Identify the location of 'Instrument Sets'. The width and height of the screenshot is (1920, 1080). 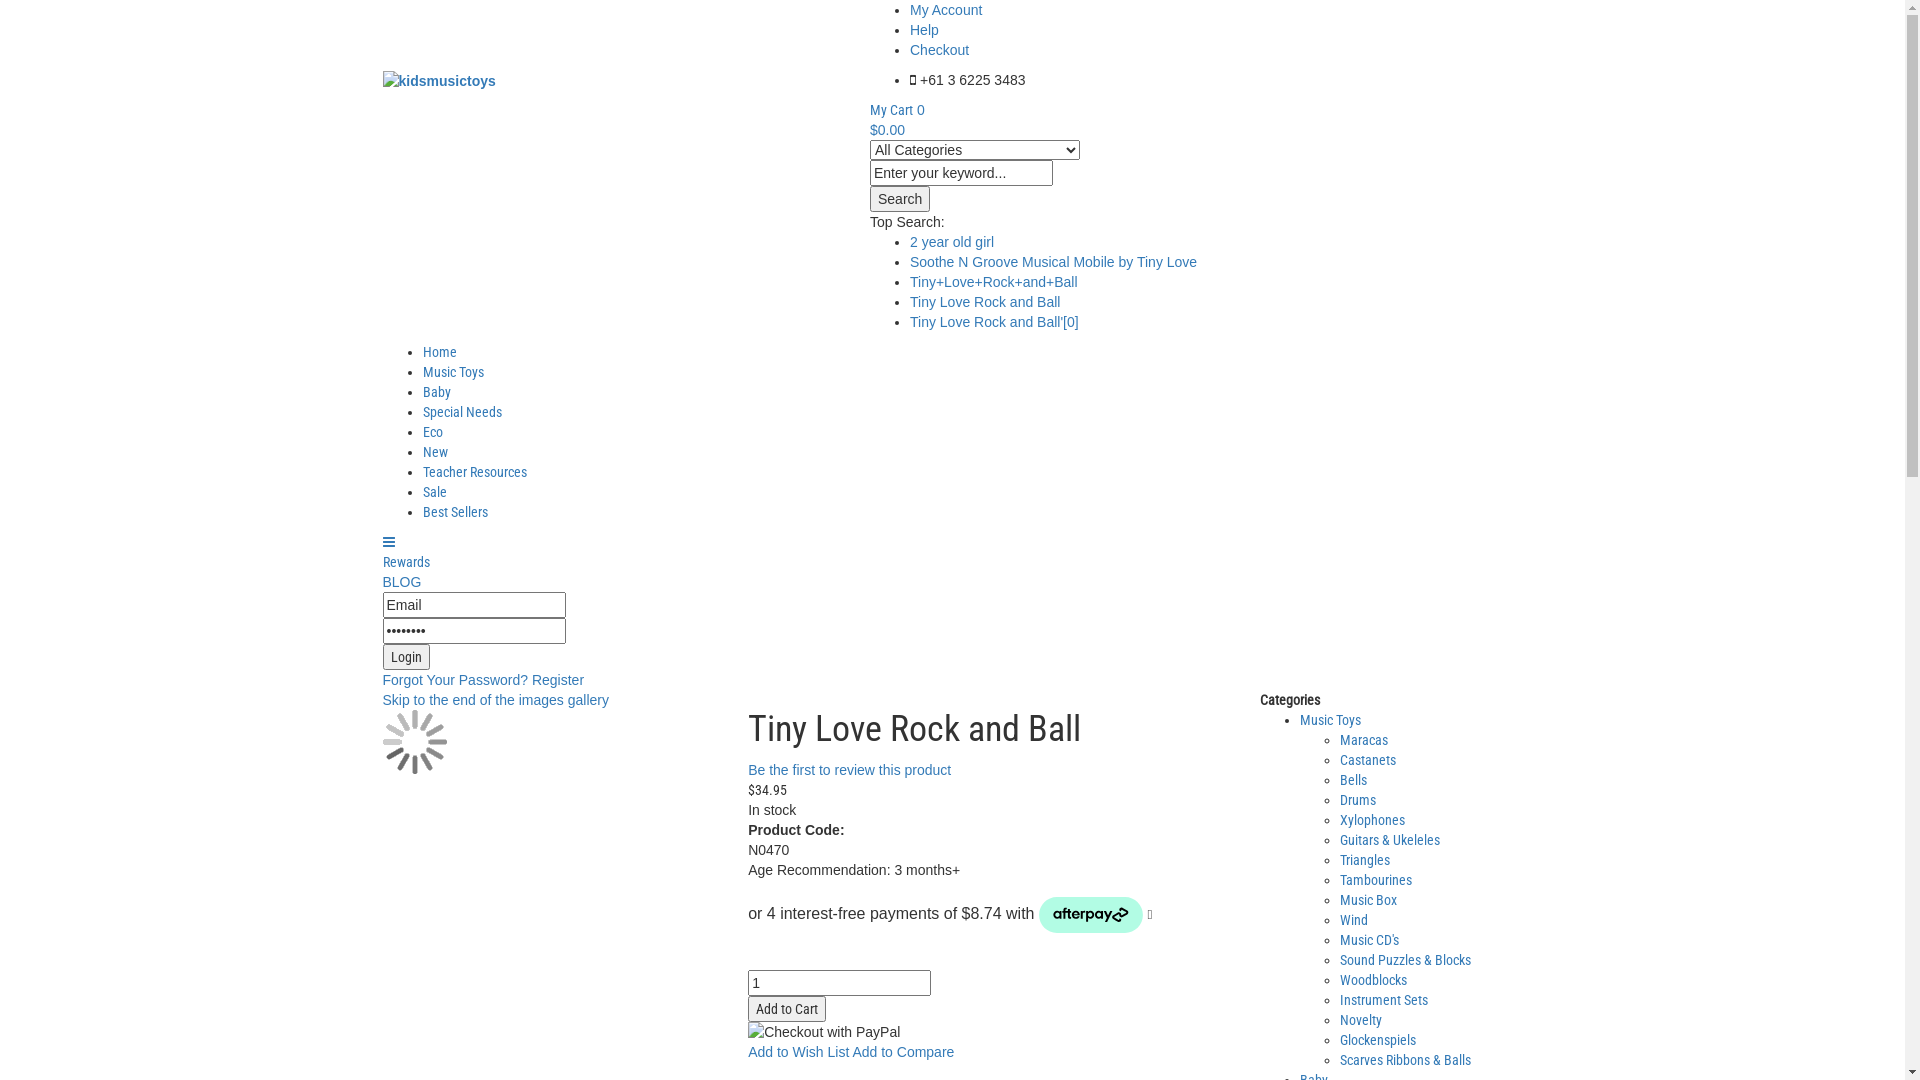
(1382, 999).